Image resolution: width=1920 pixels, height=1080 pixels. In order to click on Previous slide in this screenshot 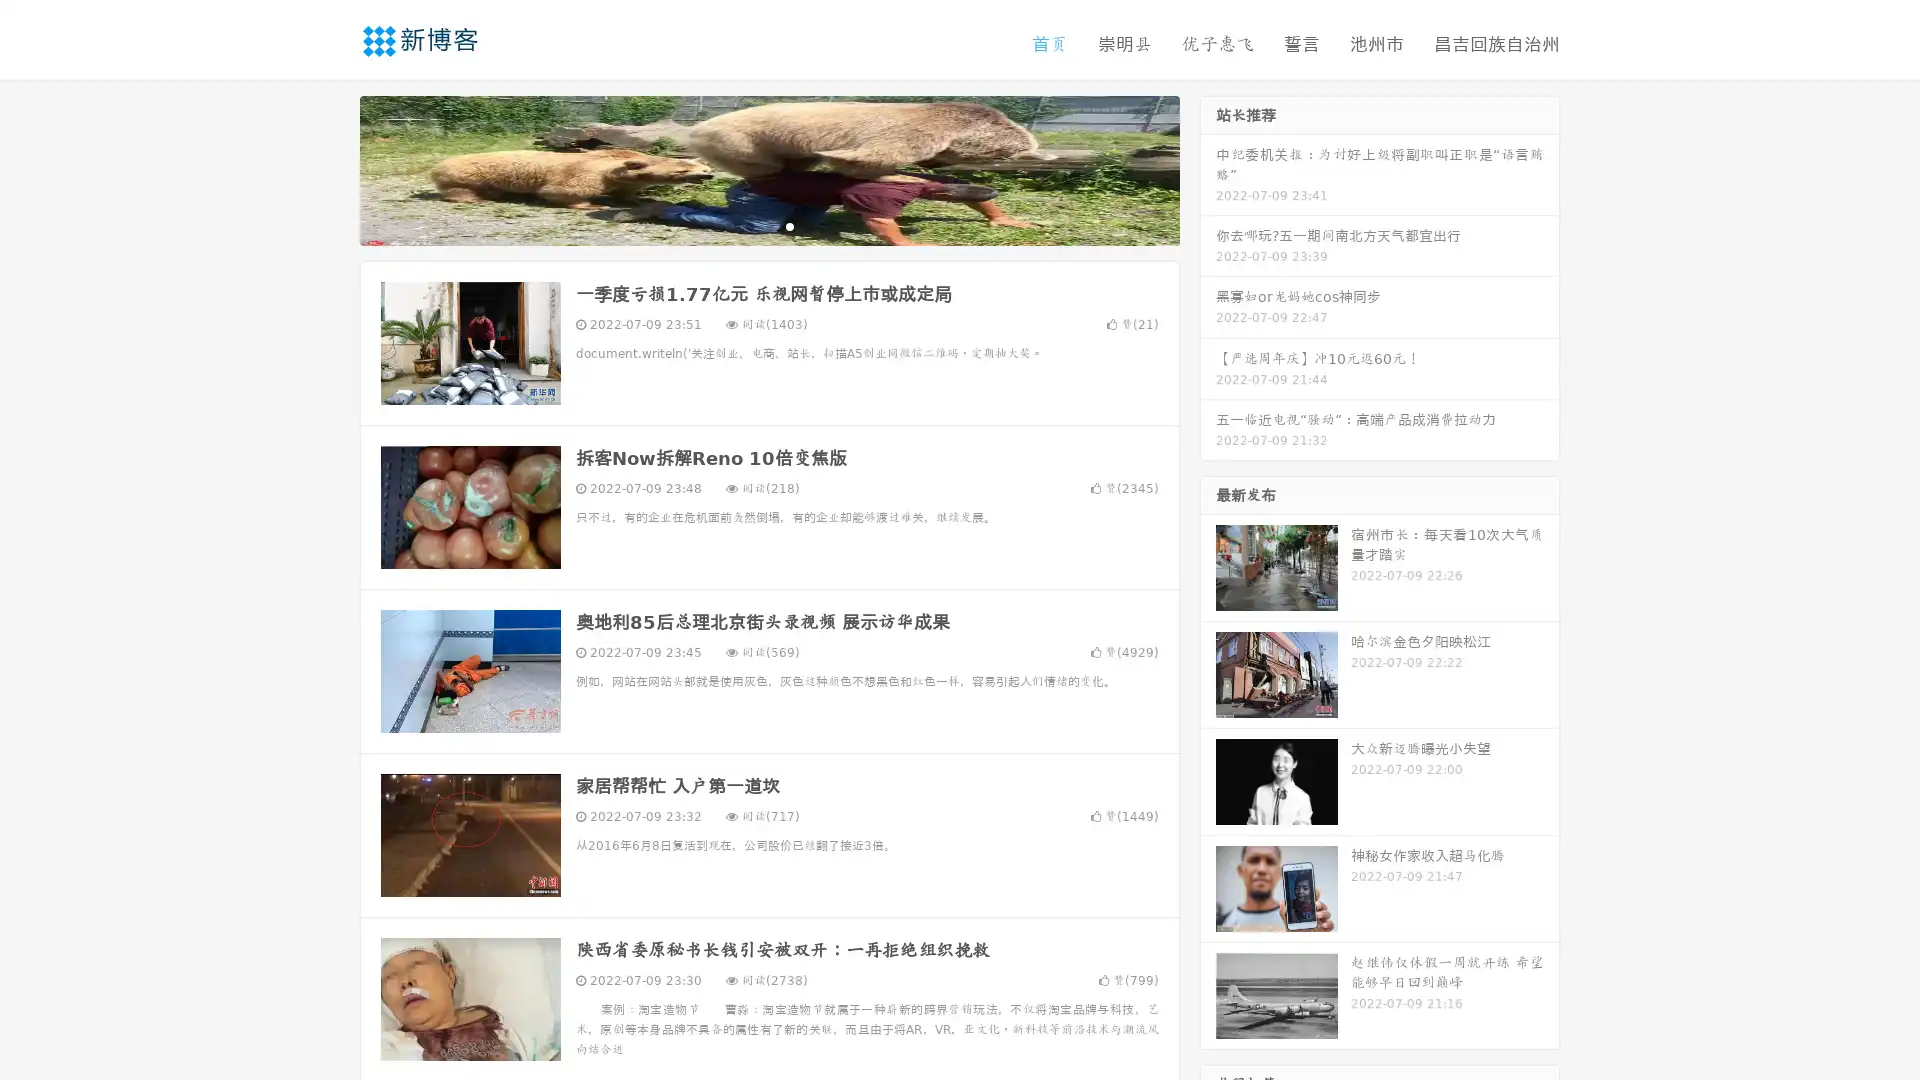, I will do `click(330, 168)`.